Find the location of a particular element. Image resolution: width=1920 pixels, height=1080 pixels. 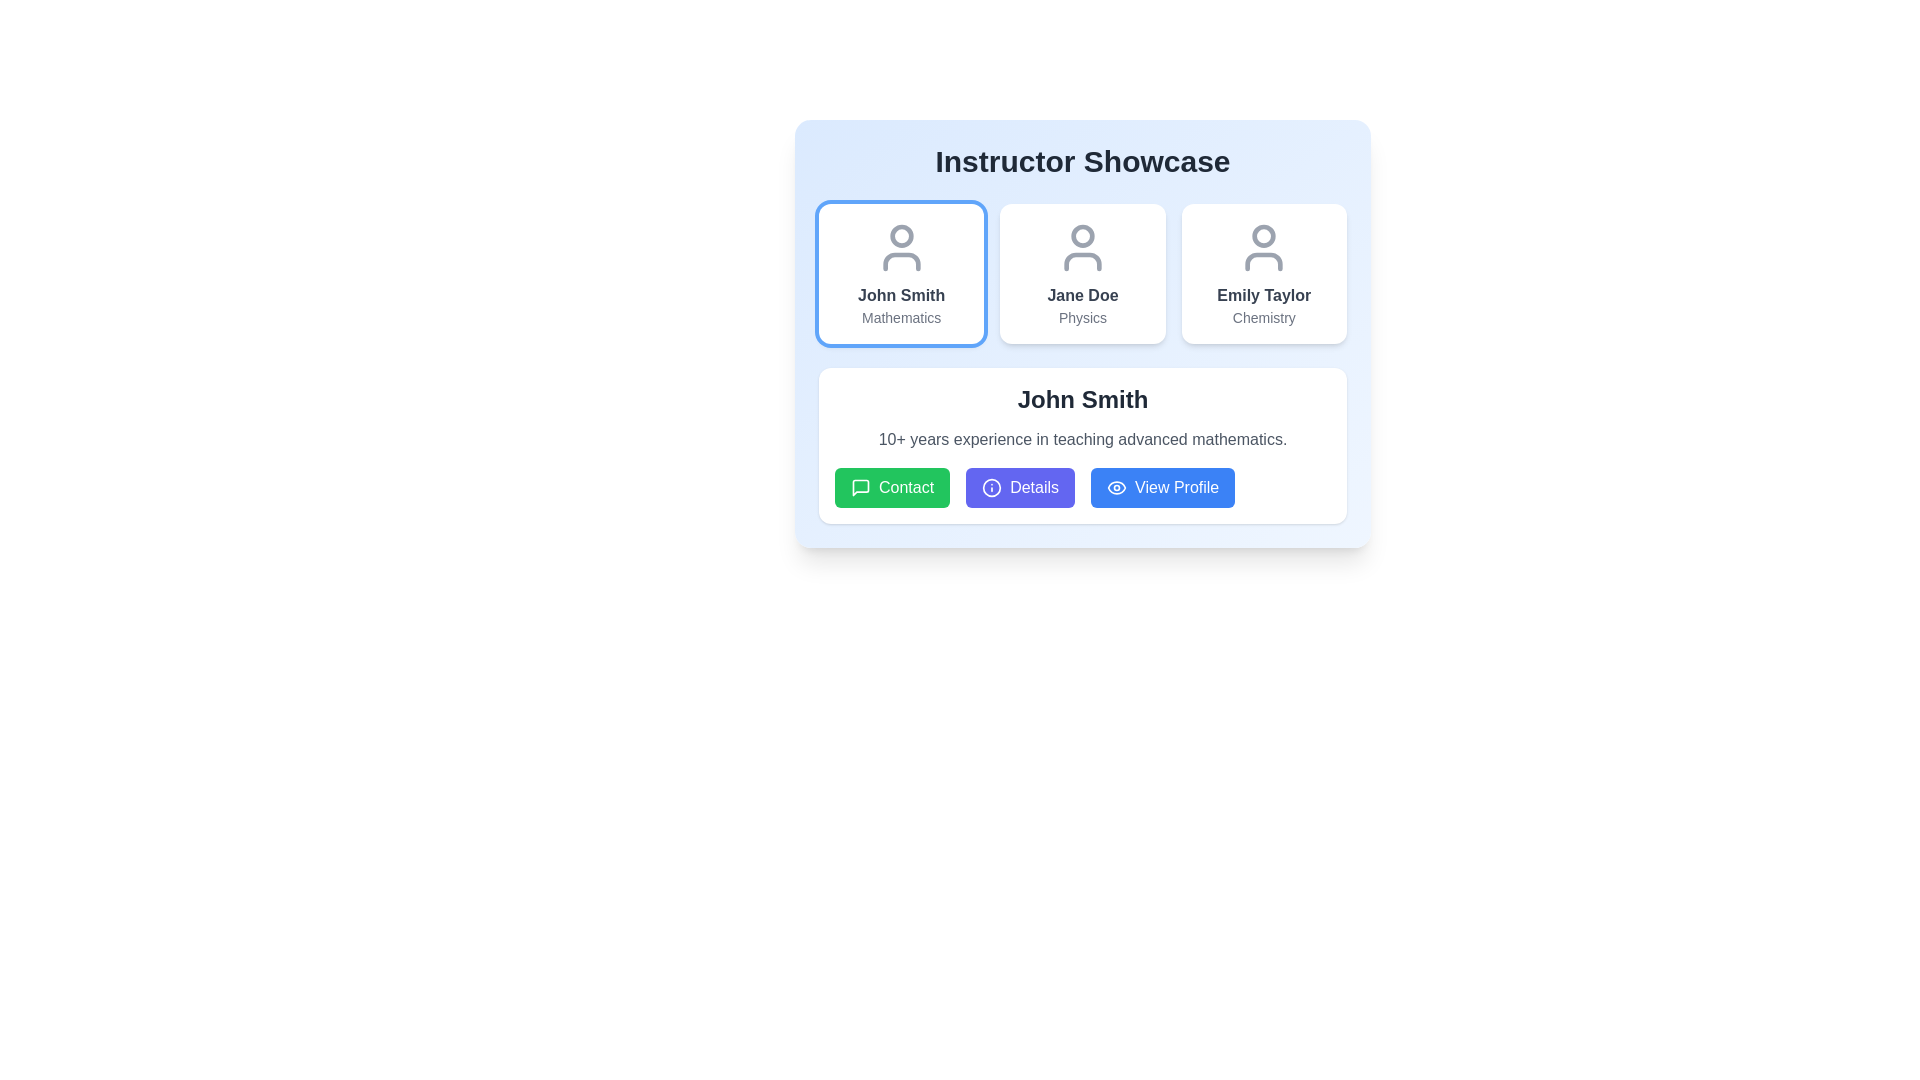

the topmost circular component of the third instructor card ('Emily Taylor, Chemistry') within the SVG icon is located at coordinates (1263, 235).